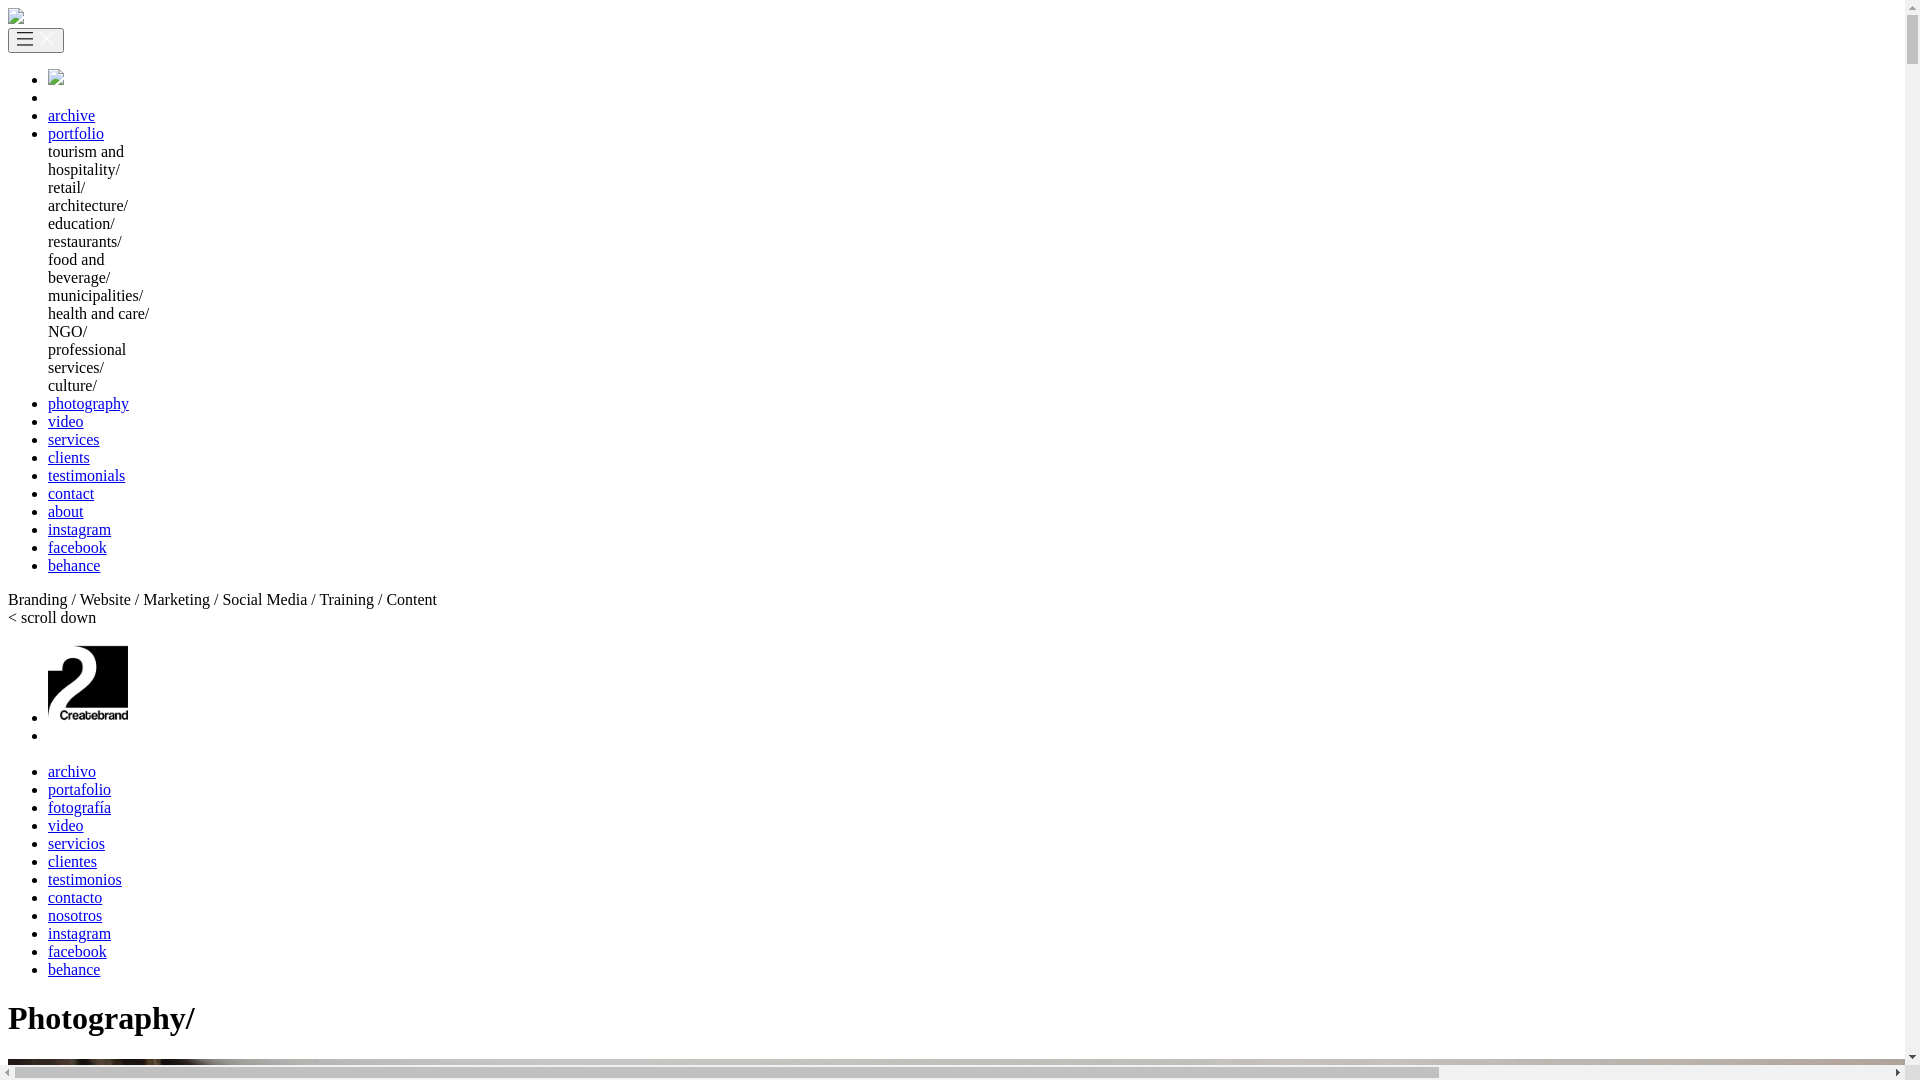  Describe the element at coordinates (79, 528) in the screenshot. I see `'instagram'` at that location.